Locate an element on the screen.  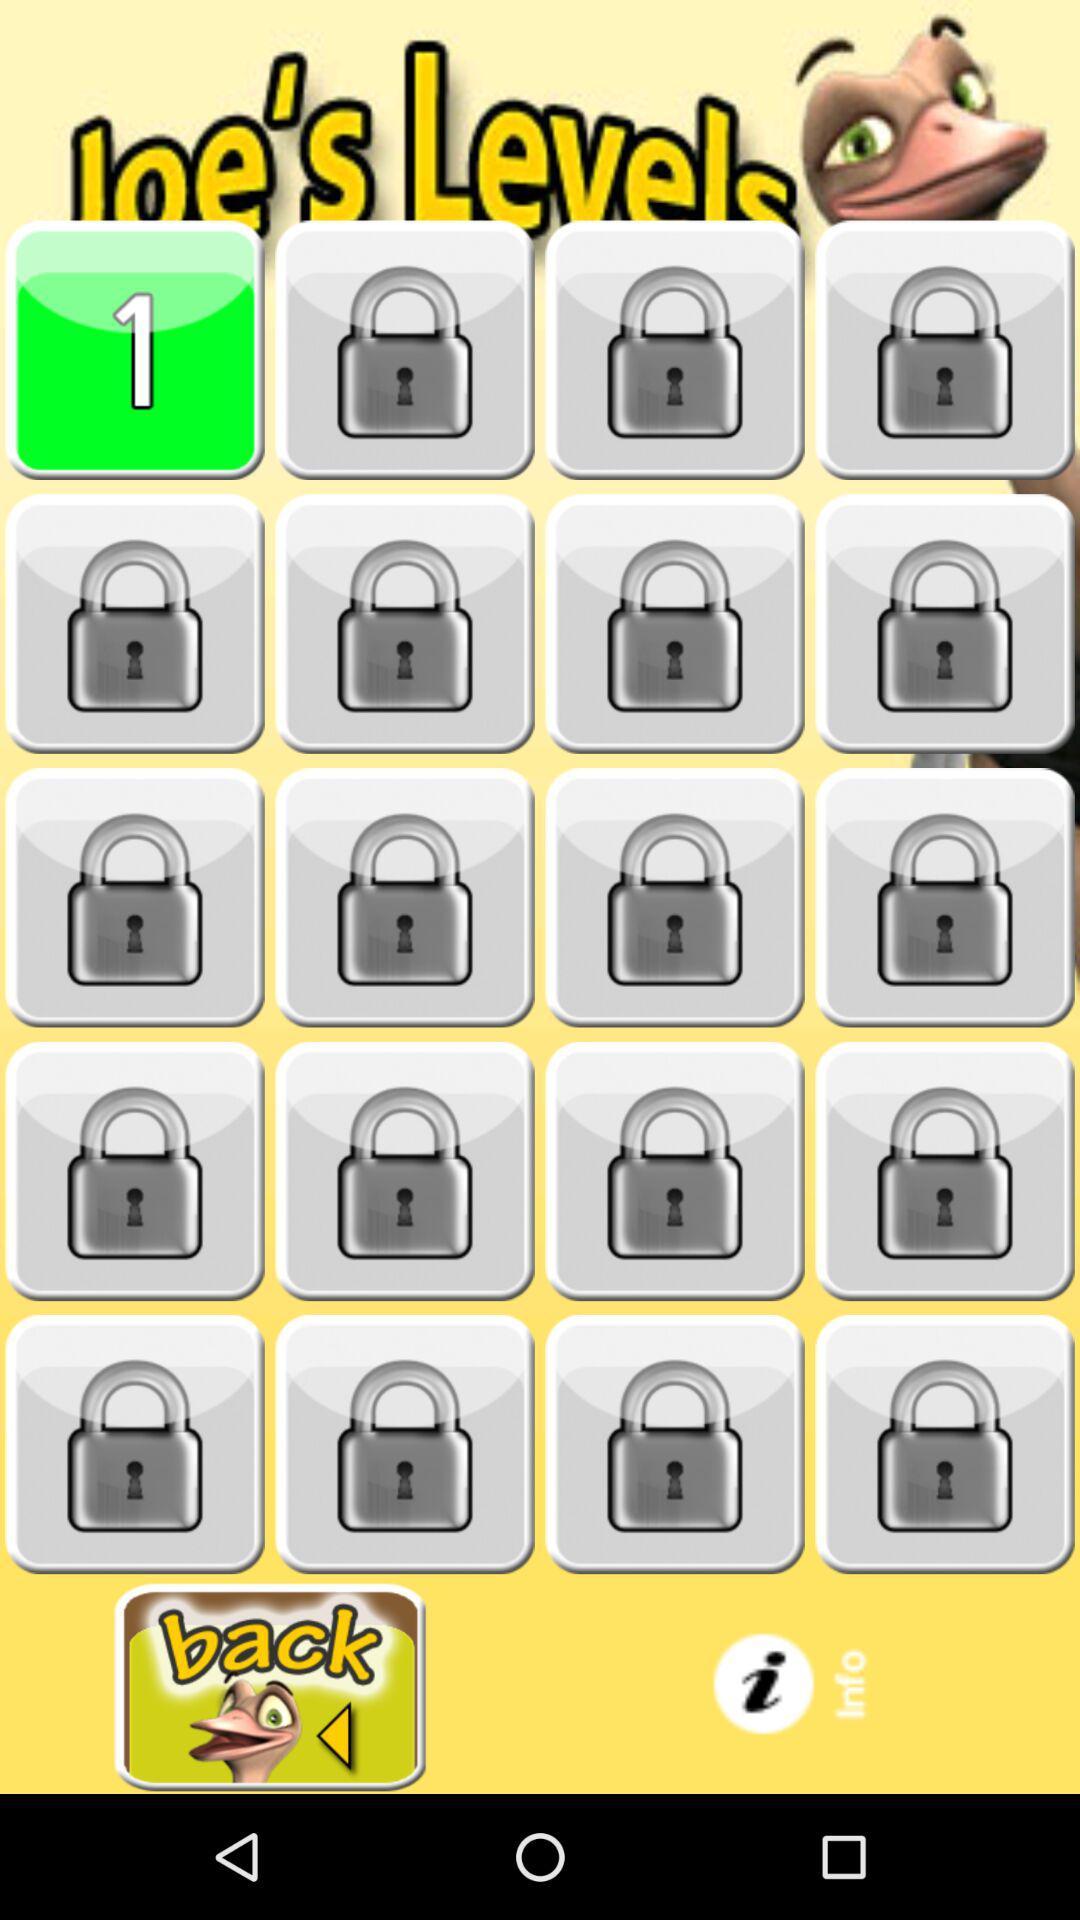
lock is located at coordinates (675, 350).